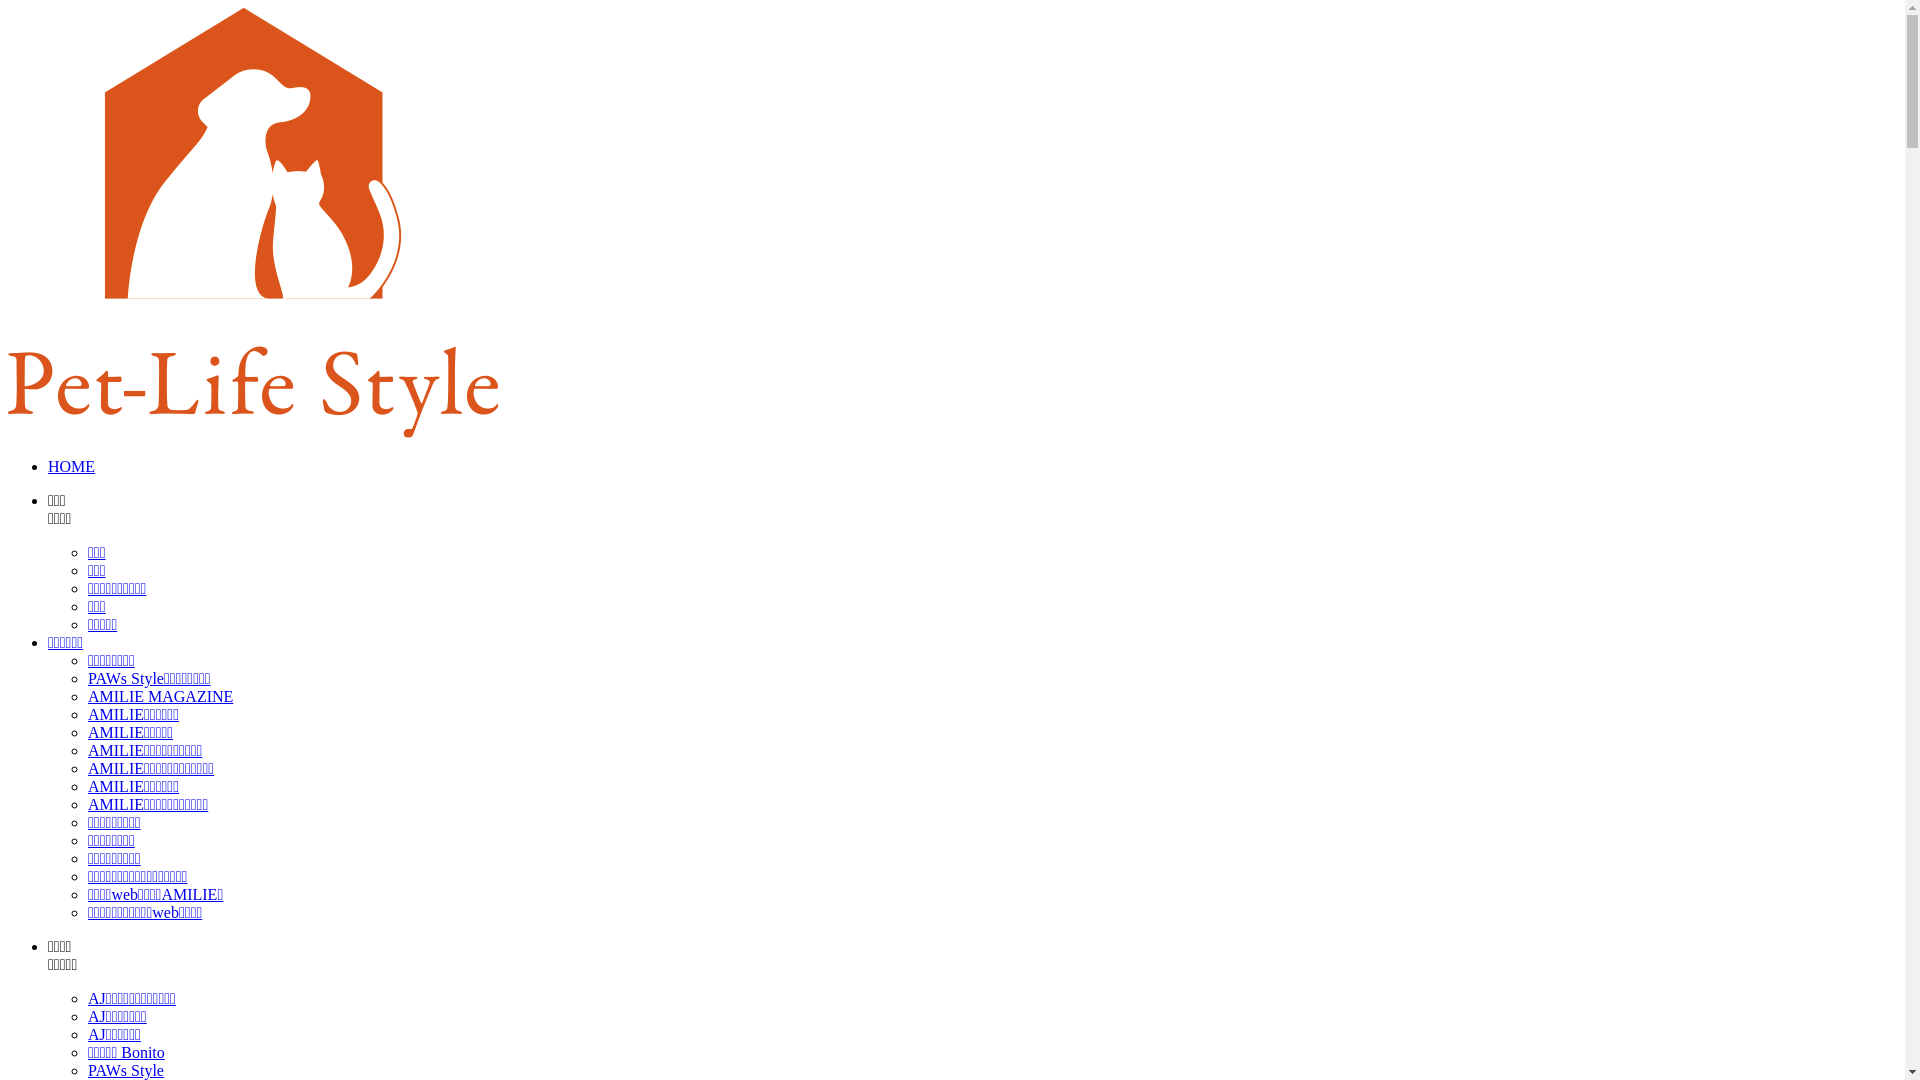 This screenshot has height=1080, width=1920. I want to click on 'AMILIE MAGAZINE', so click(160, 695).